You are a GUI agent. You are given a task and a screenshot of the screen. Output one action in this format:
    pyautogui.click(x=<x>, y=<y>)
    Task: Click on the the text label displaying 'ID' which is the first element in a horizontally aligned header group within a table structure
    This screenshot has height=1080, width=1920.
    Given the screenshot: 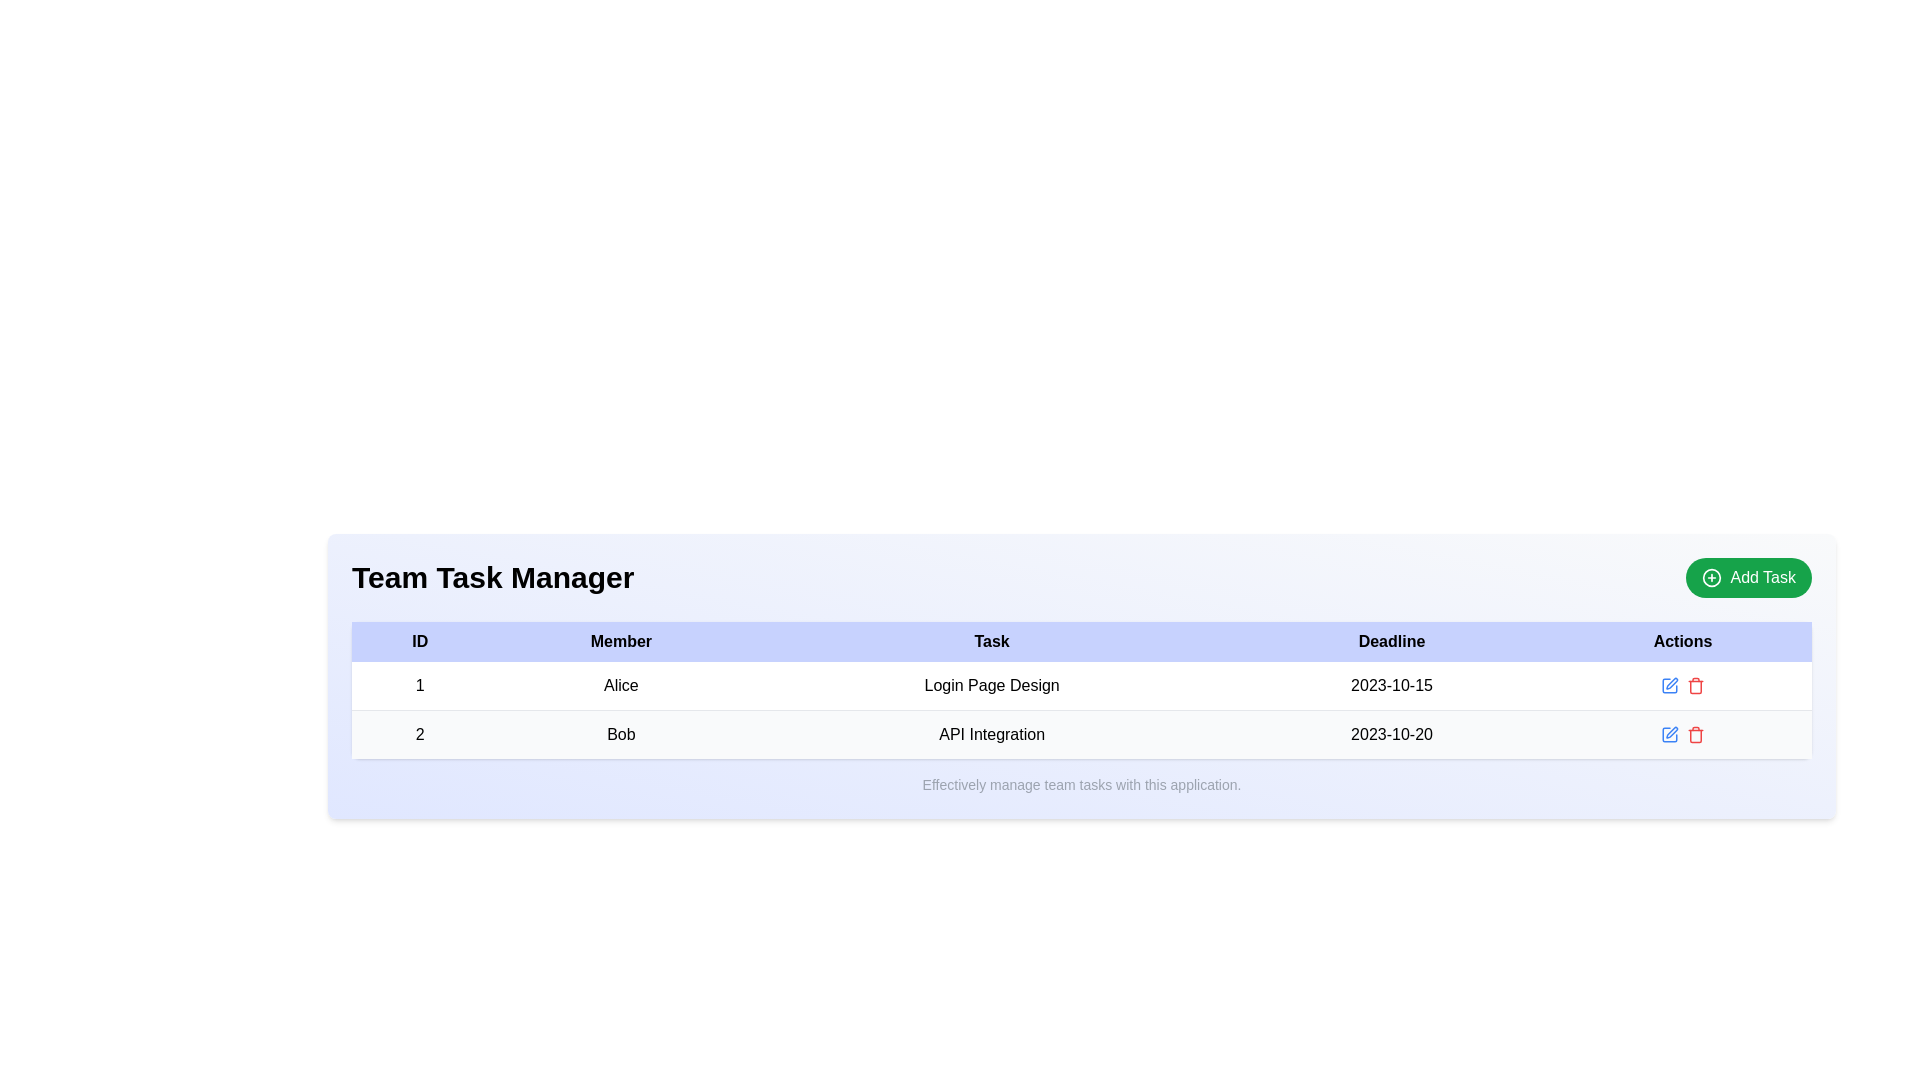 What is the action you would take?
    pyautogui.click(x=419, y=641)
    